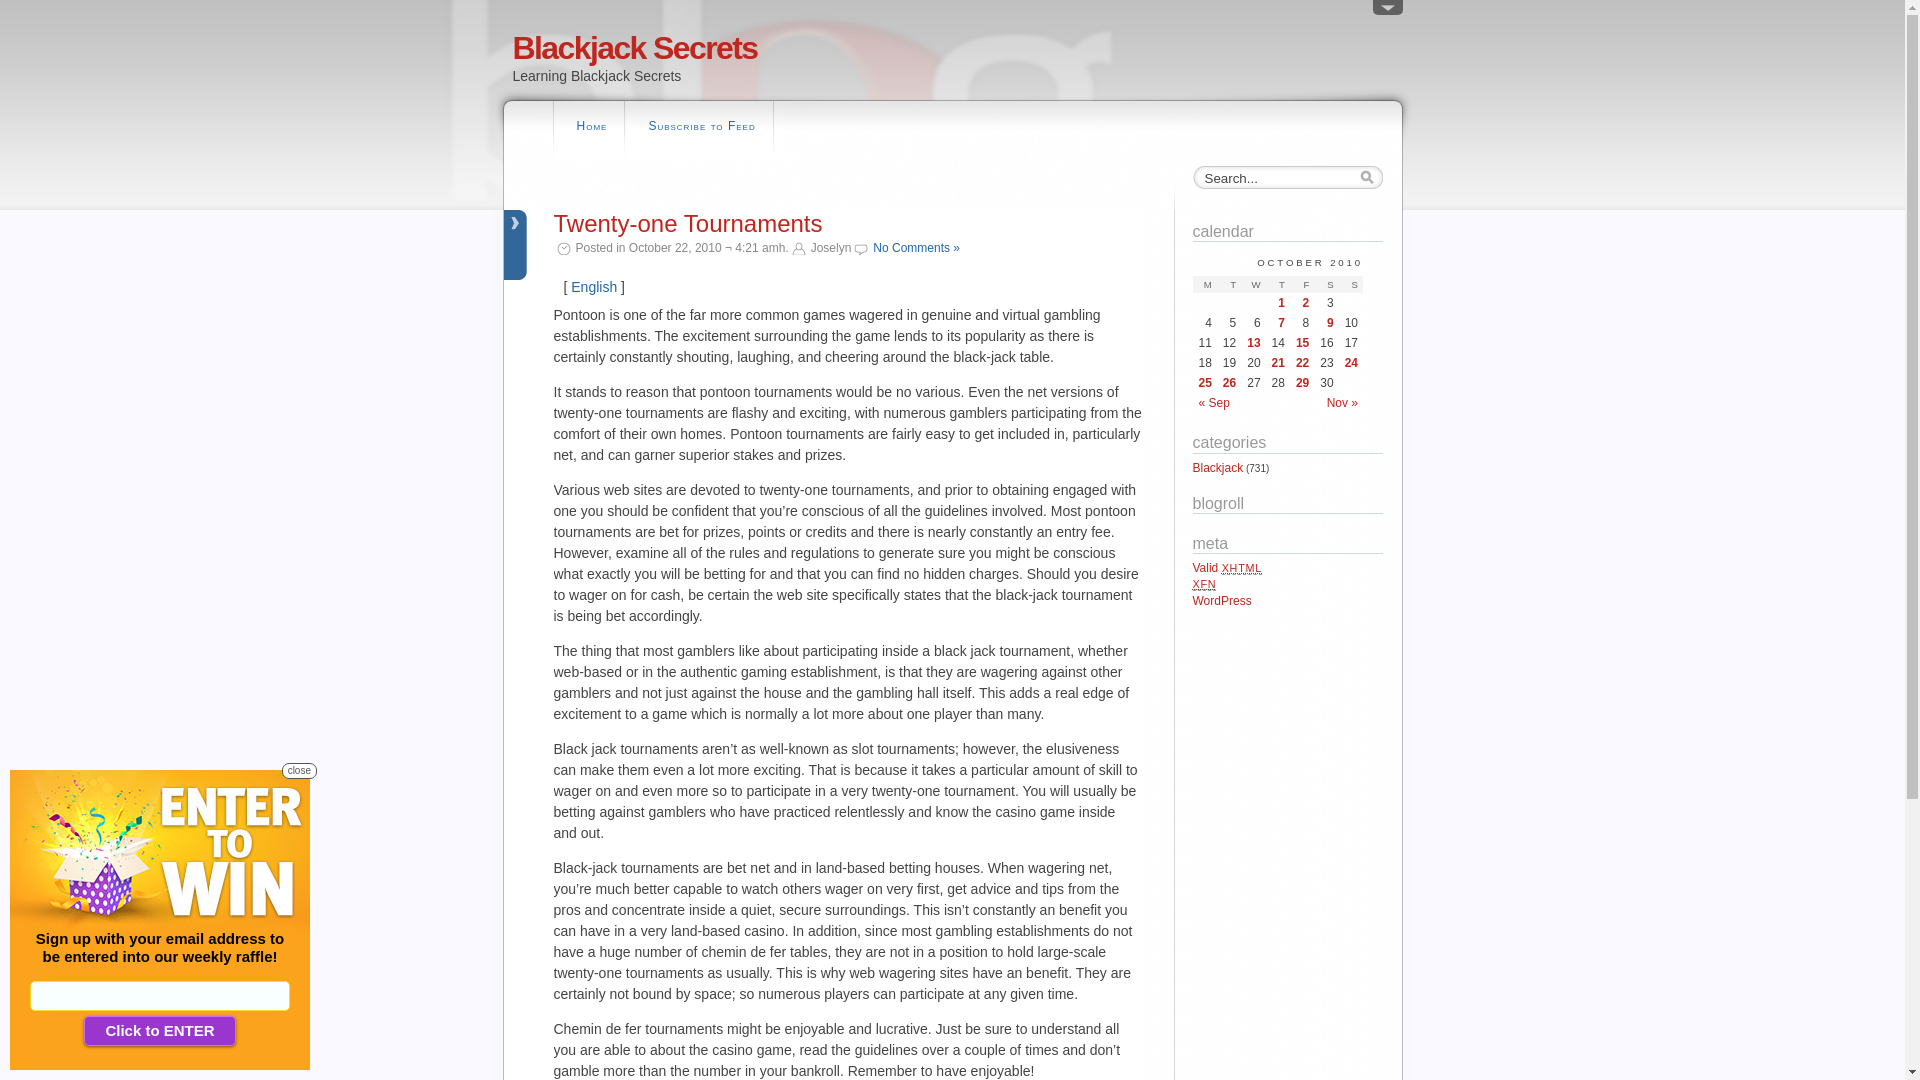 This screenshot has height=1080, width=1920. I want to click on '15', so click(1296, 342).